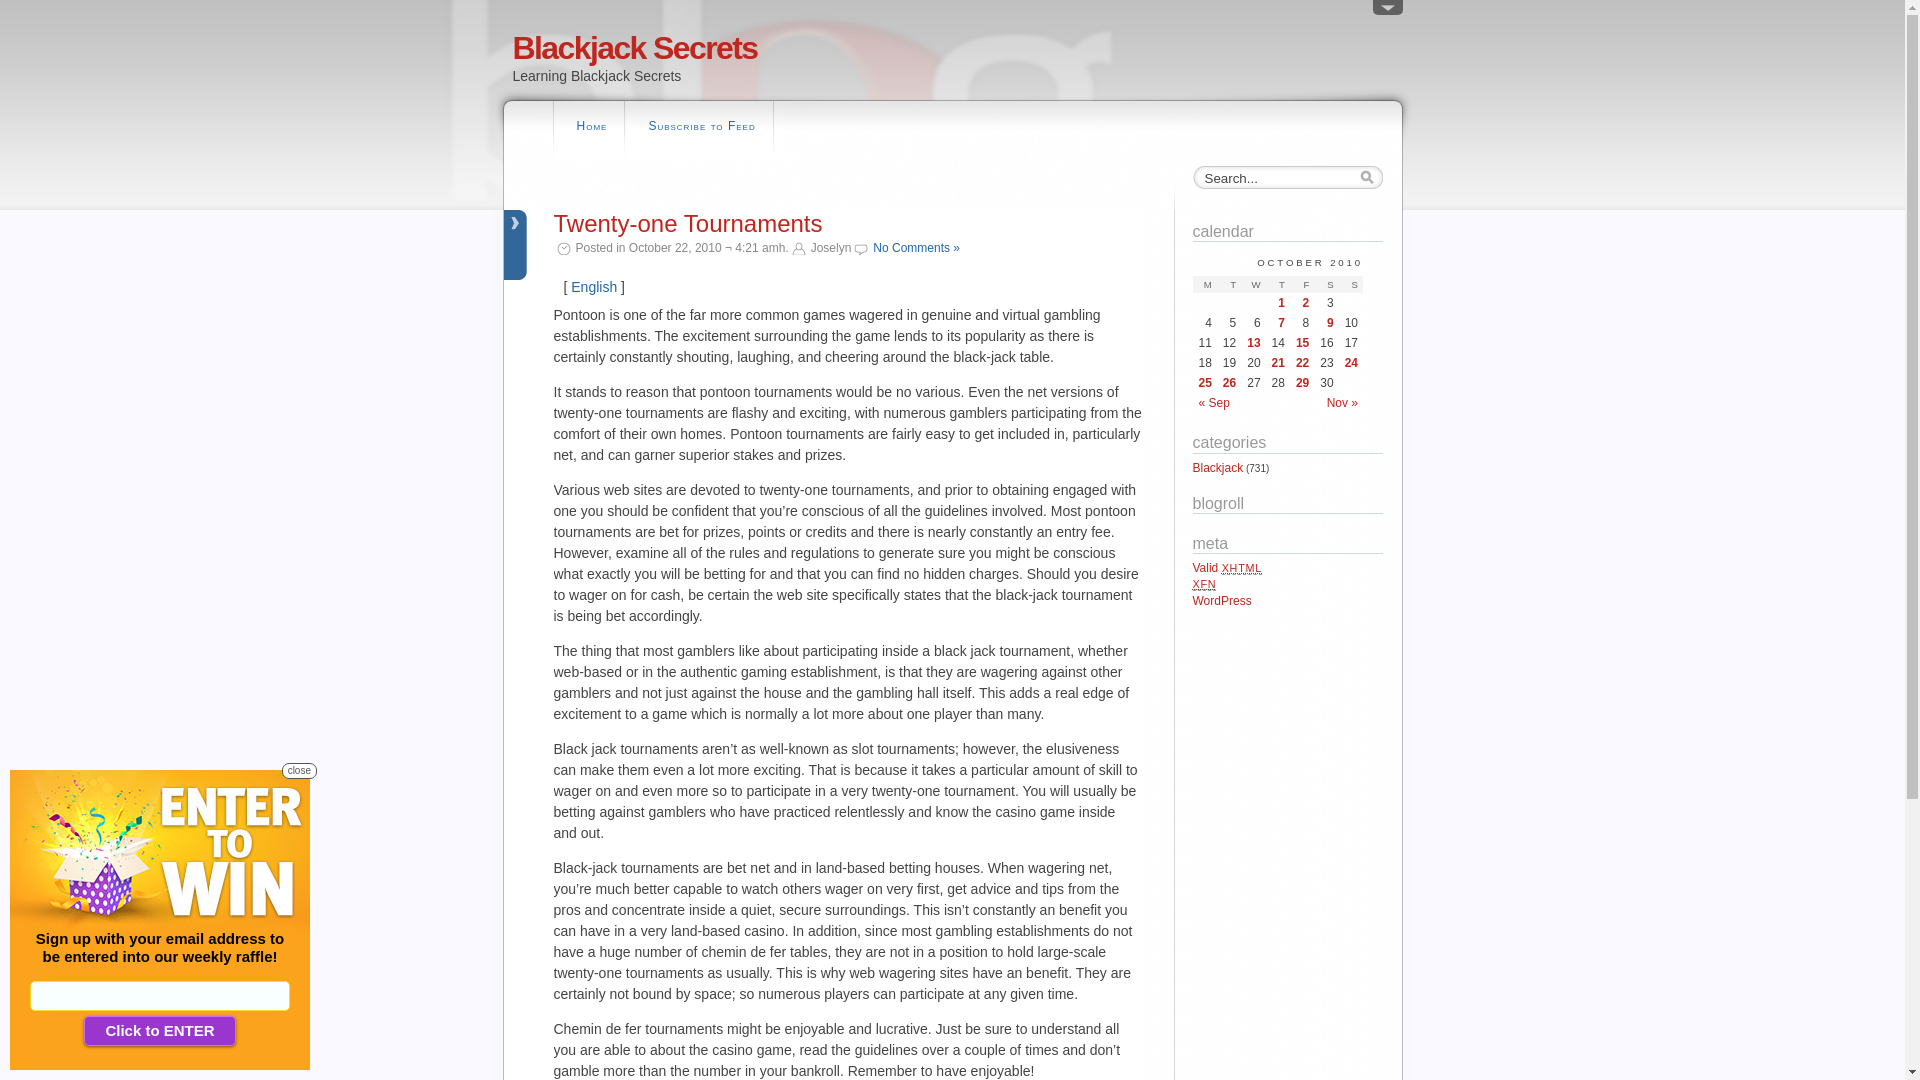 This screenshot has height=1080, width=1920. I want to click on '15', so click(1296, 342).